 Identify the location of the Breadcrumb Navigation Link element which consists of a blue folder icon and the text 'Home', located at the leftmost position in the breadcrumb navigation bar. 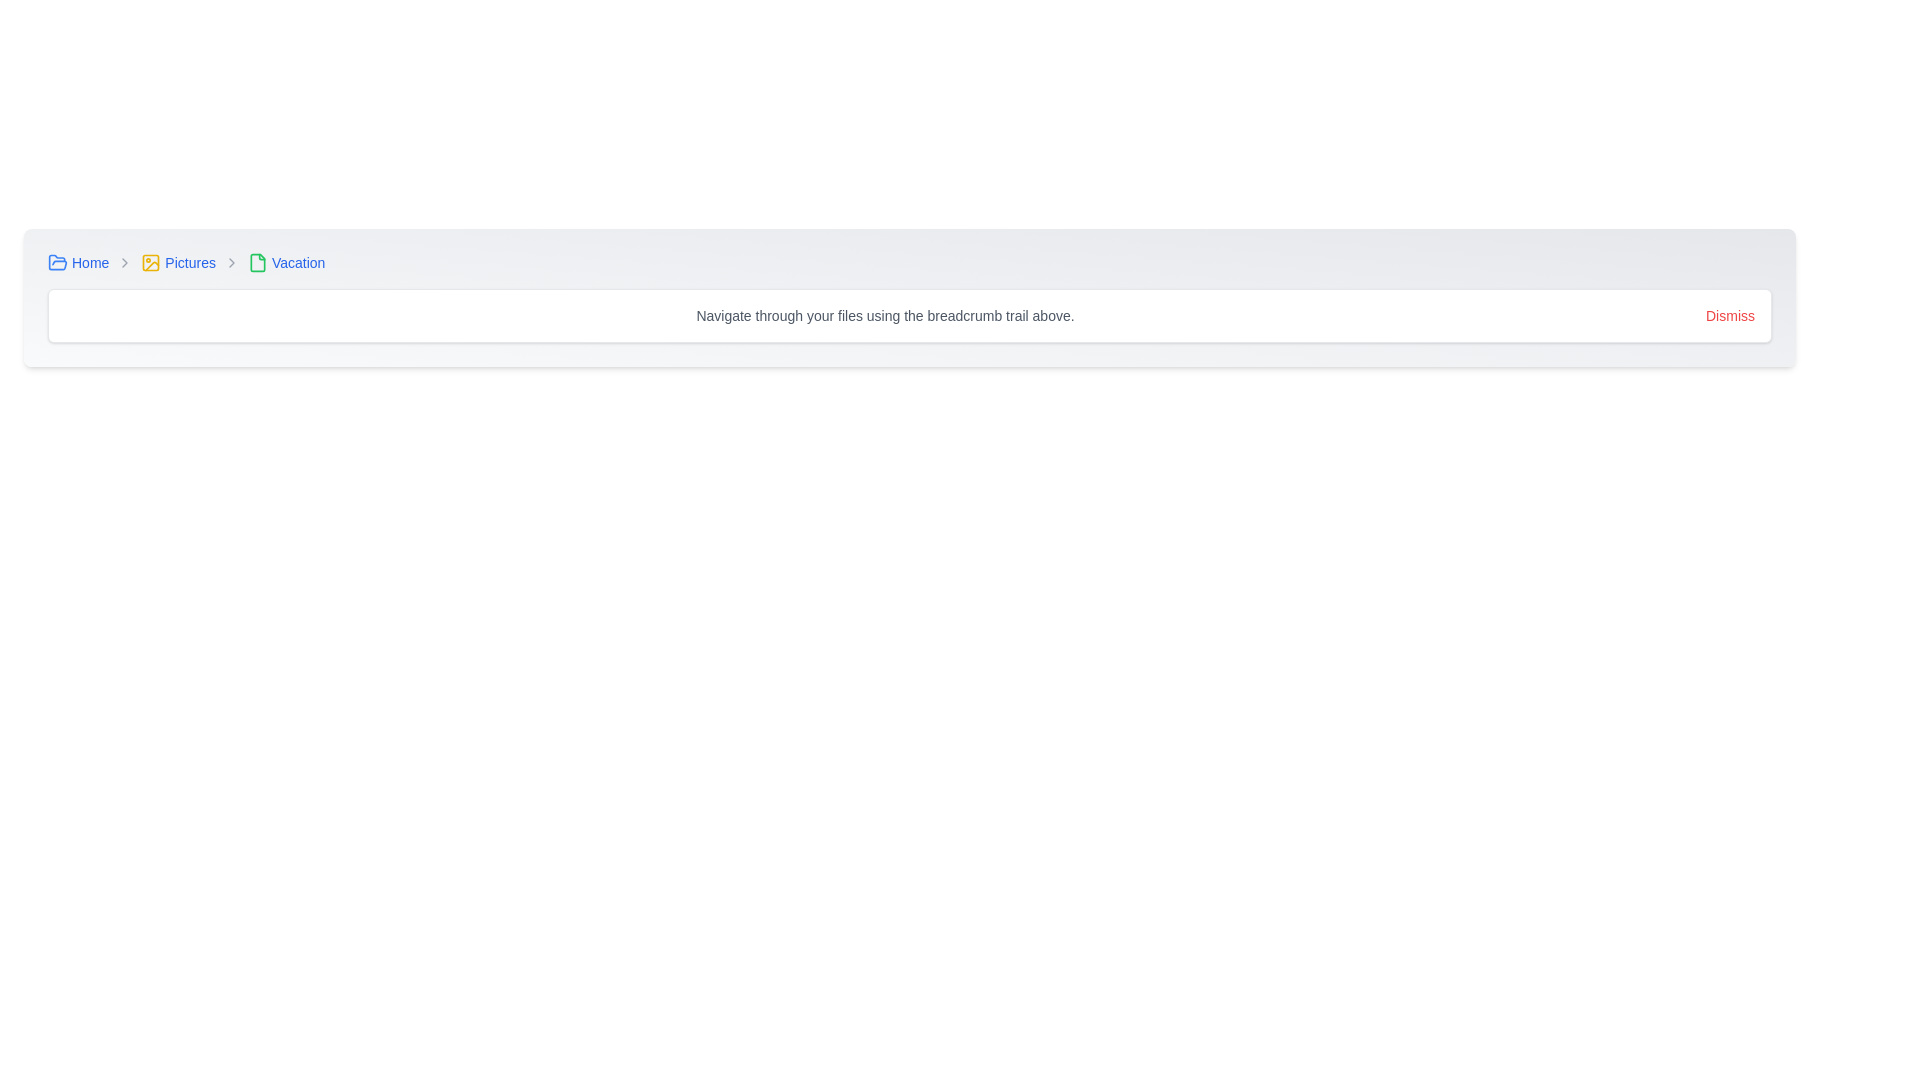
(78, 261).